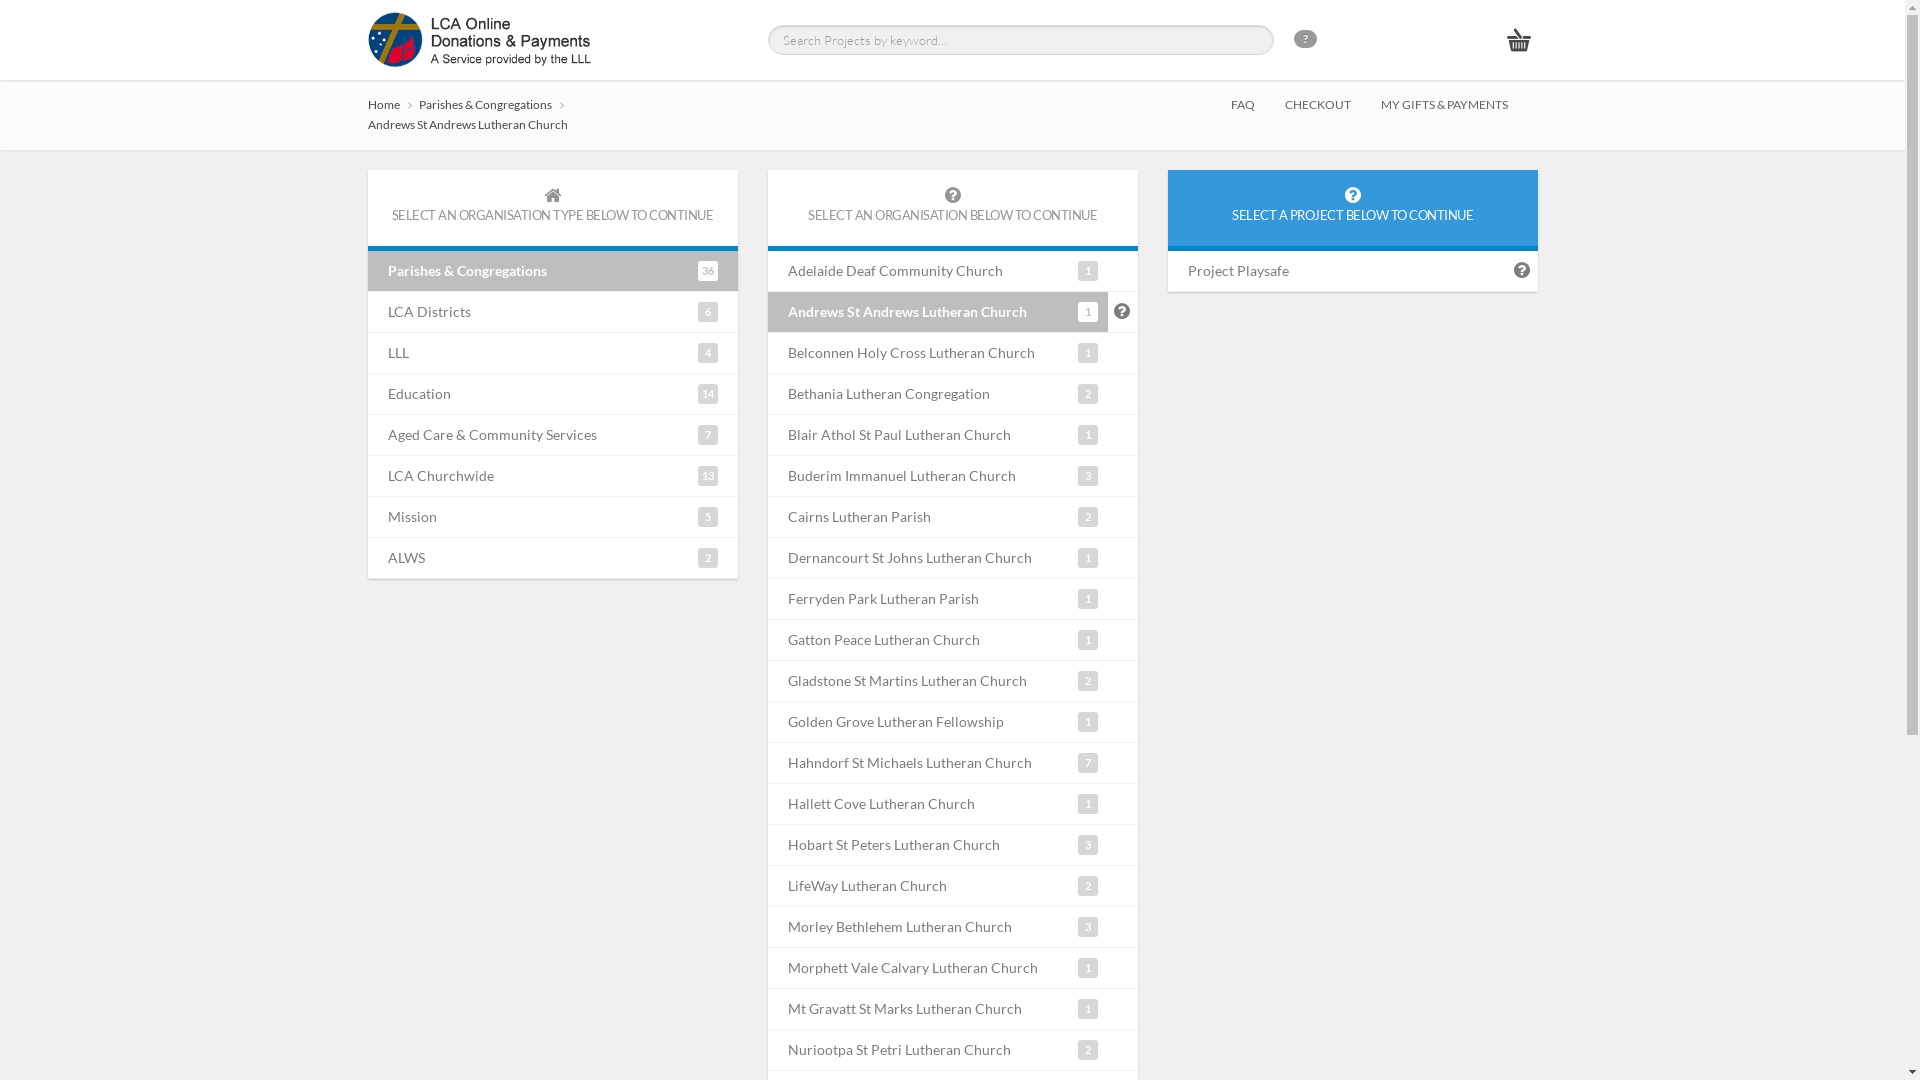  What do you see at coordinates (936, 597) in the screenshot?
I see `'1` at bounding box center [936, 597].